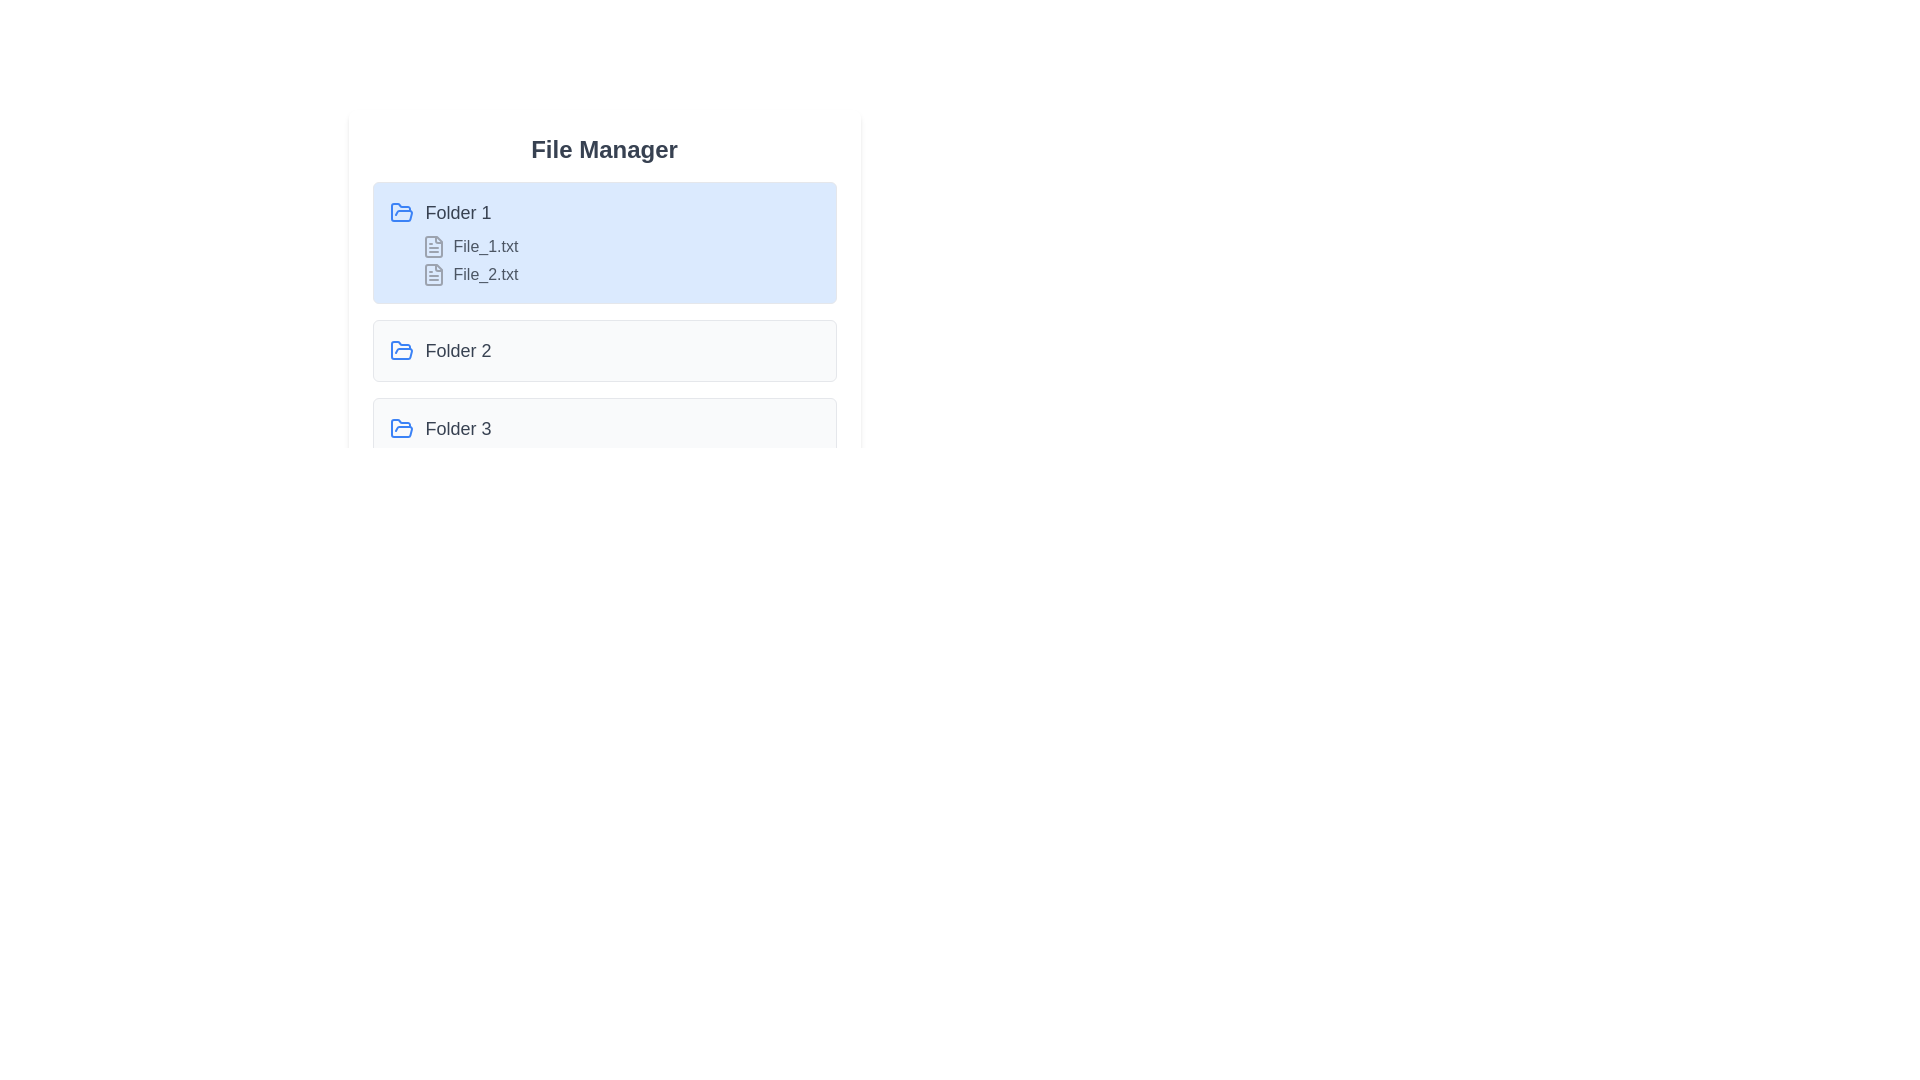 The image size is (1920, 1080). What do you see at coordinates (457, 427) in the screenshot?
I see `the 'Folder 3' text label, which is the third entry under the 'File Manager' title` at bounding box center [457, 427].